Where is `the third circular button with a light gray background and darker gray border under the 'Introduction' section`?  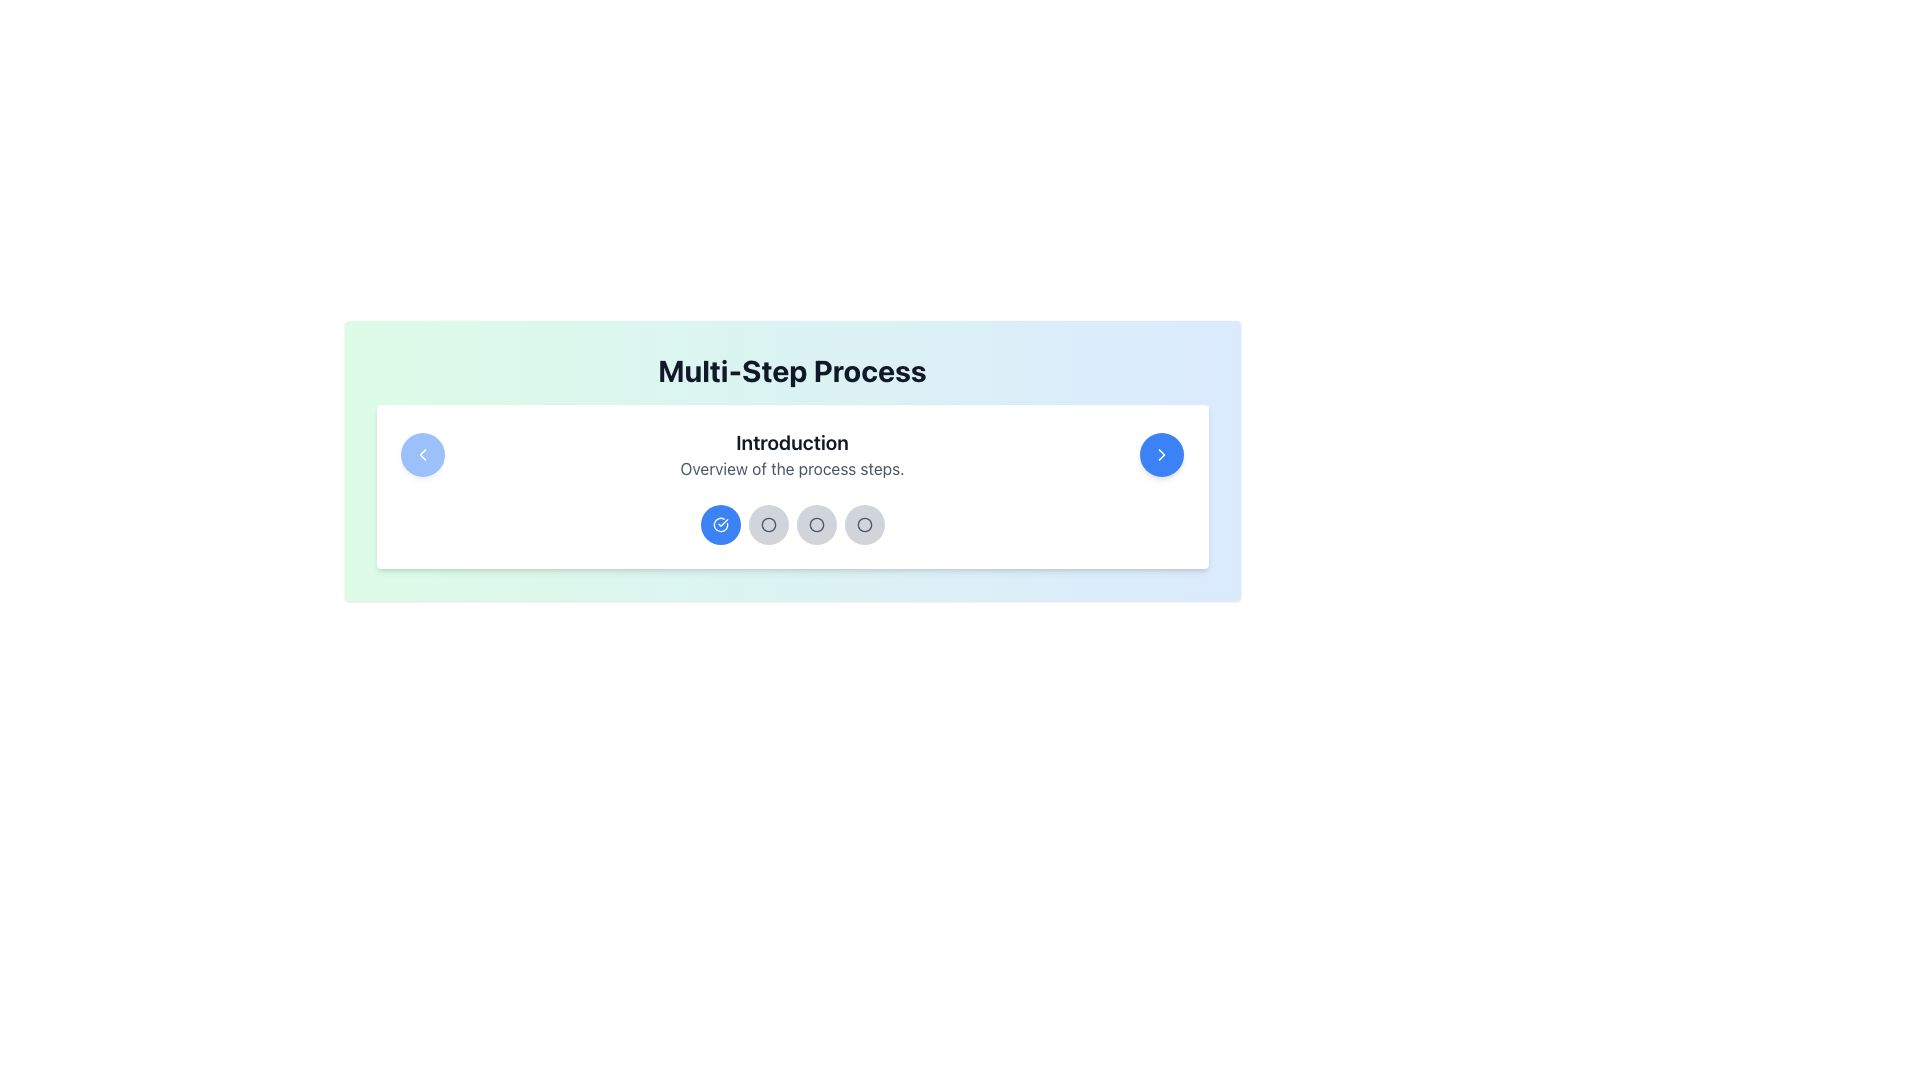
the third circular button with a light gray background and darker gray border under the 'Introduction' section is located at coordinates (816, 523).